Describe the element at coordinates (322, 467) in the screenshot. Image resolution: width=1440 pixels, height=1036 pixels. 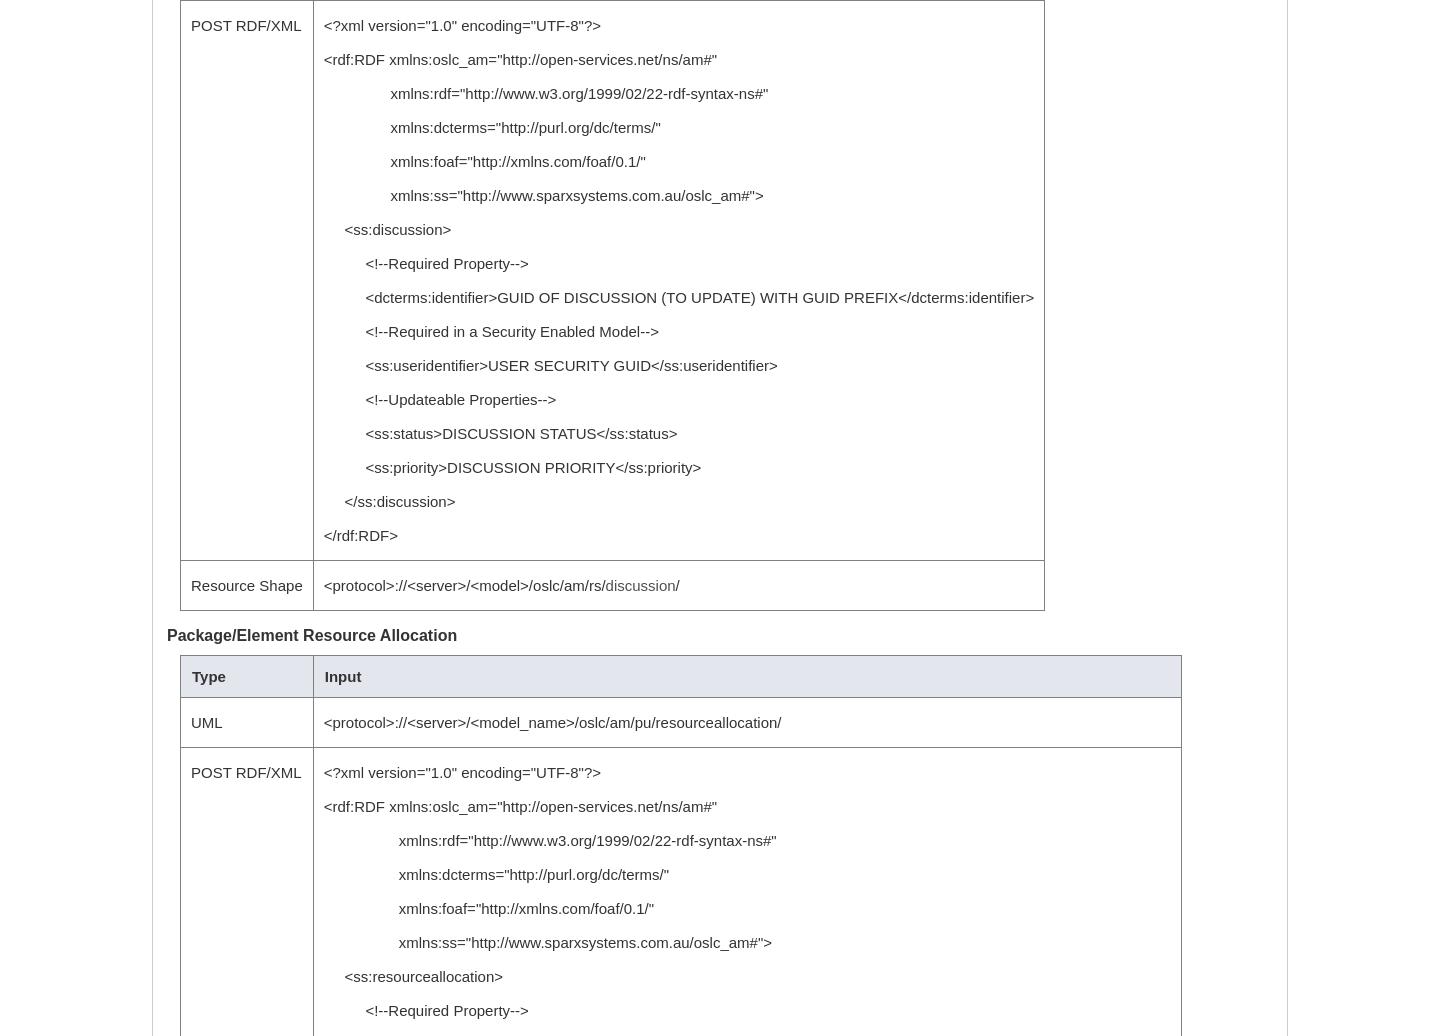
I see `'<ss:priority>DISCUSSION PRIORITY</ss:priority>'` at that location.